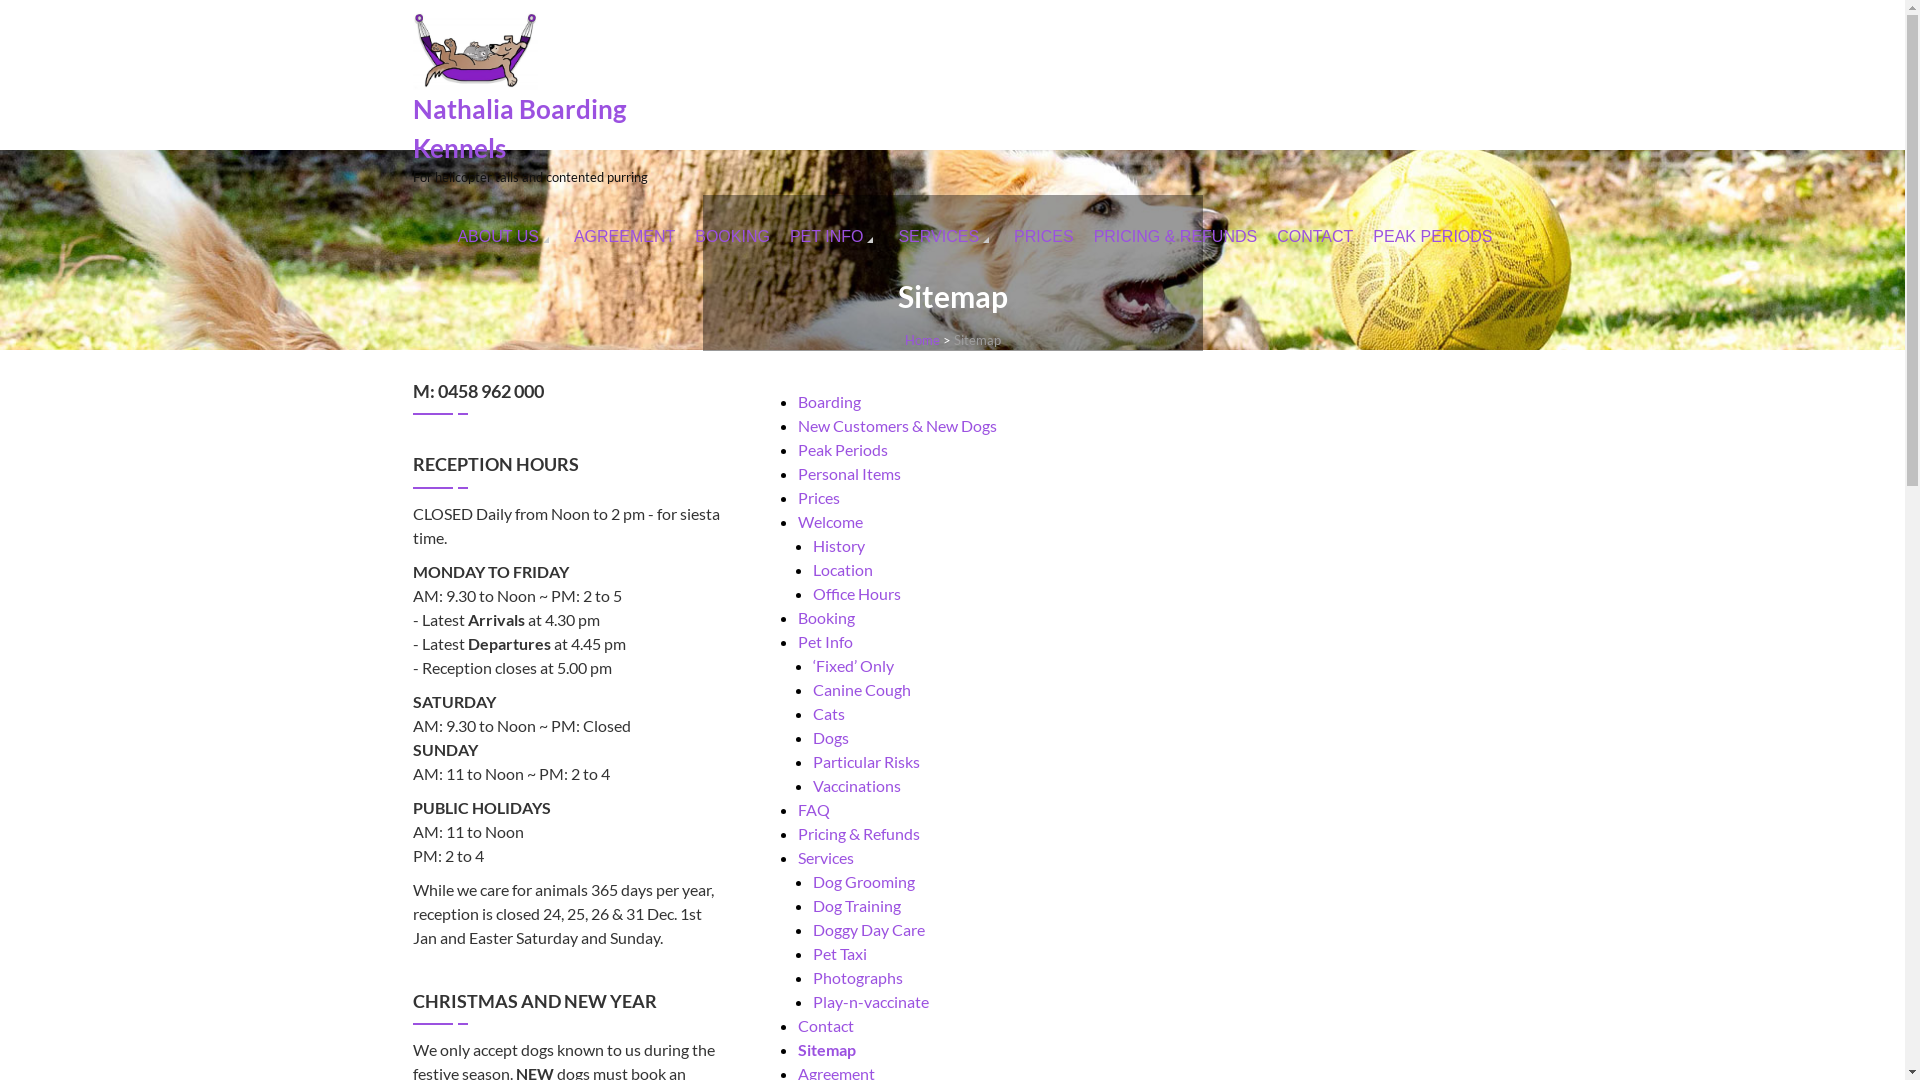 The width and height of the screenshot is (1920, 1080). What do you see at coordinates (829, 712) in the screenshot?
I see `'Cats'` at bounding box center [829, 712].